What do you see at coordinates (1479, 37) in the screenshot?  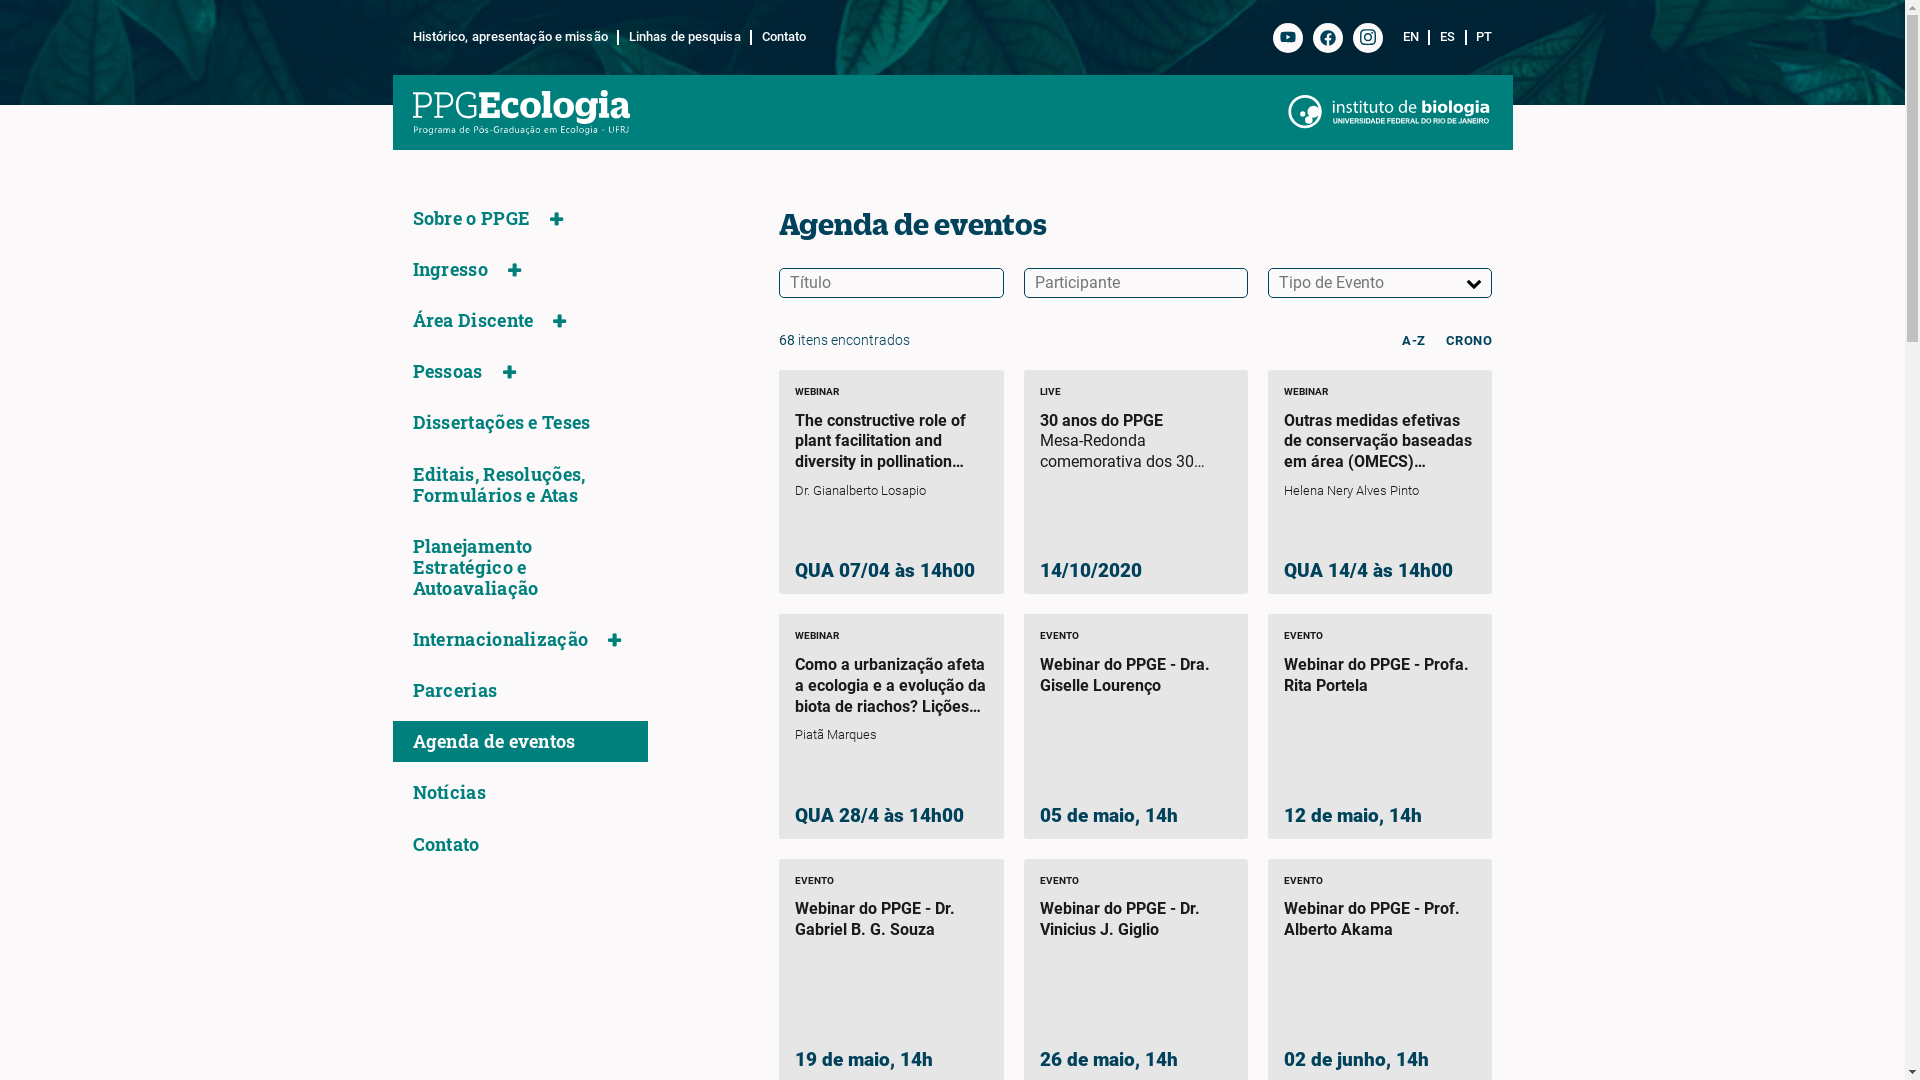 I see `'PT'` at bounding box center [1479, 37].